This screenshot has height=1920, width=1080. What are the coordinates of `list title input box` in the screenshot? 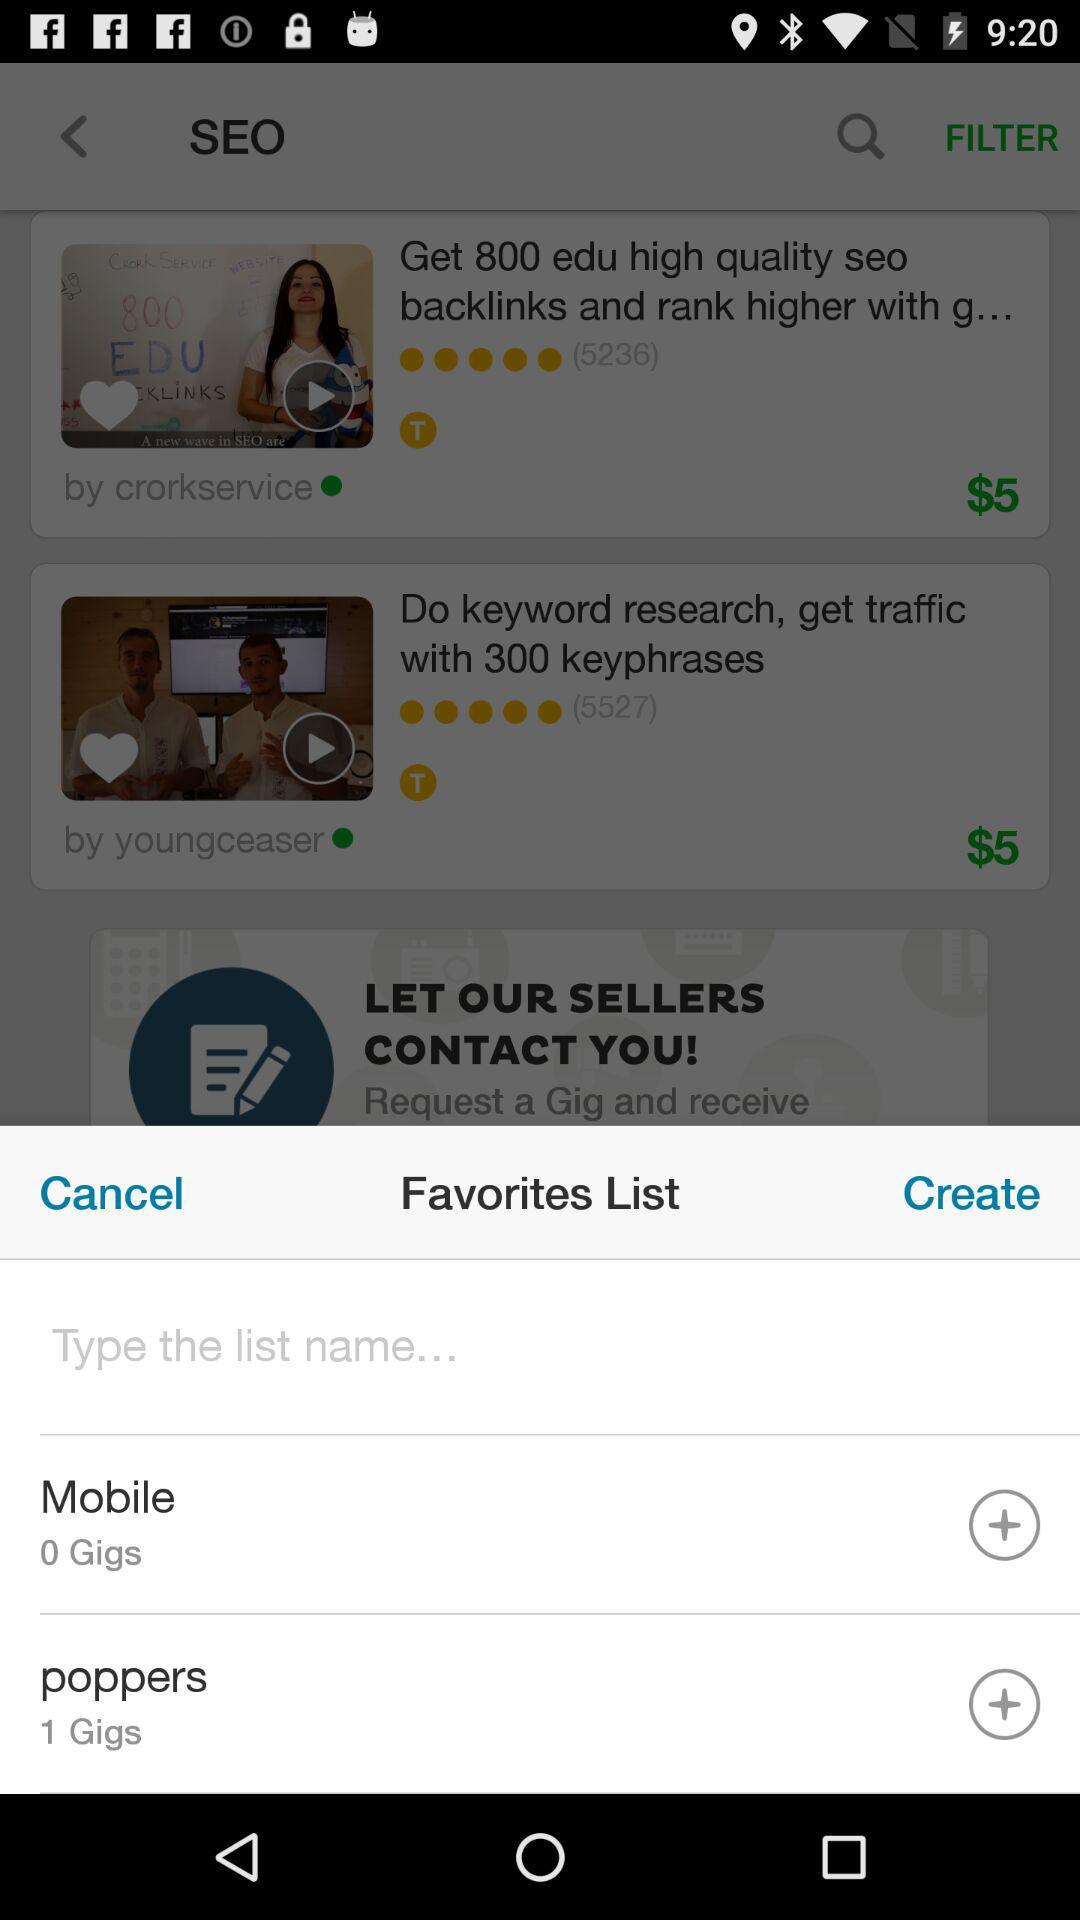 It's located at (540, 1347).